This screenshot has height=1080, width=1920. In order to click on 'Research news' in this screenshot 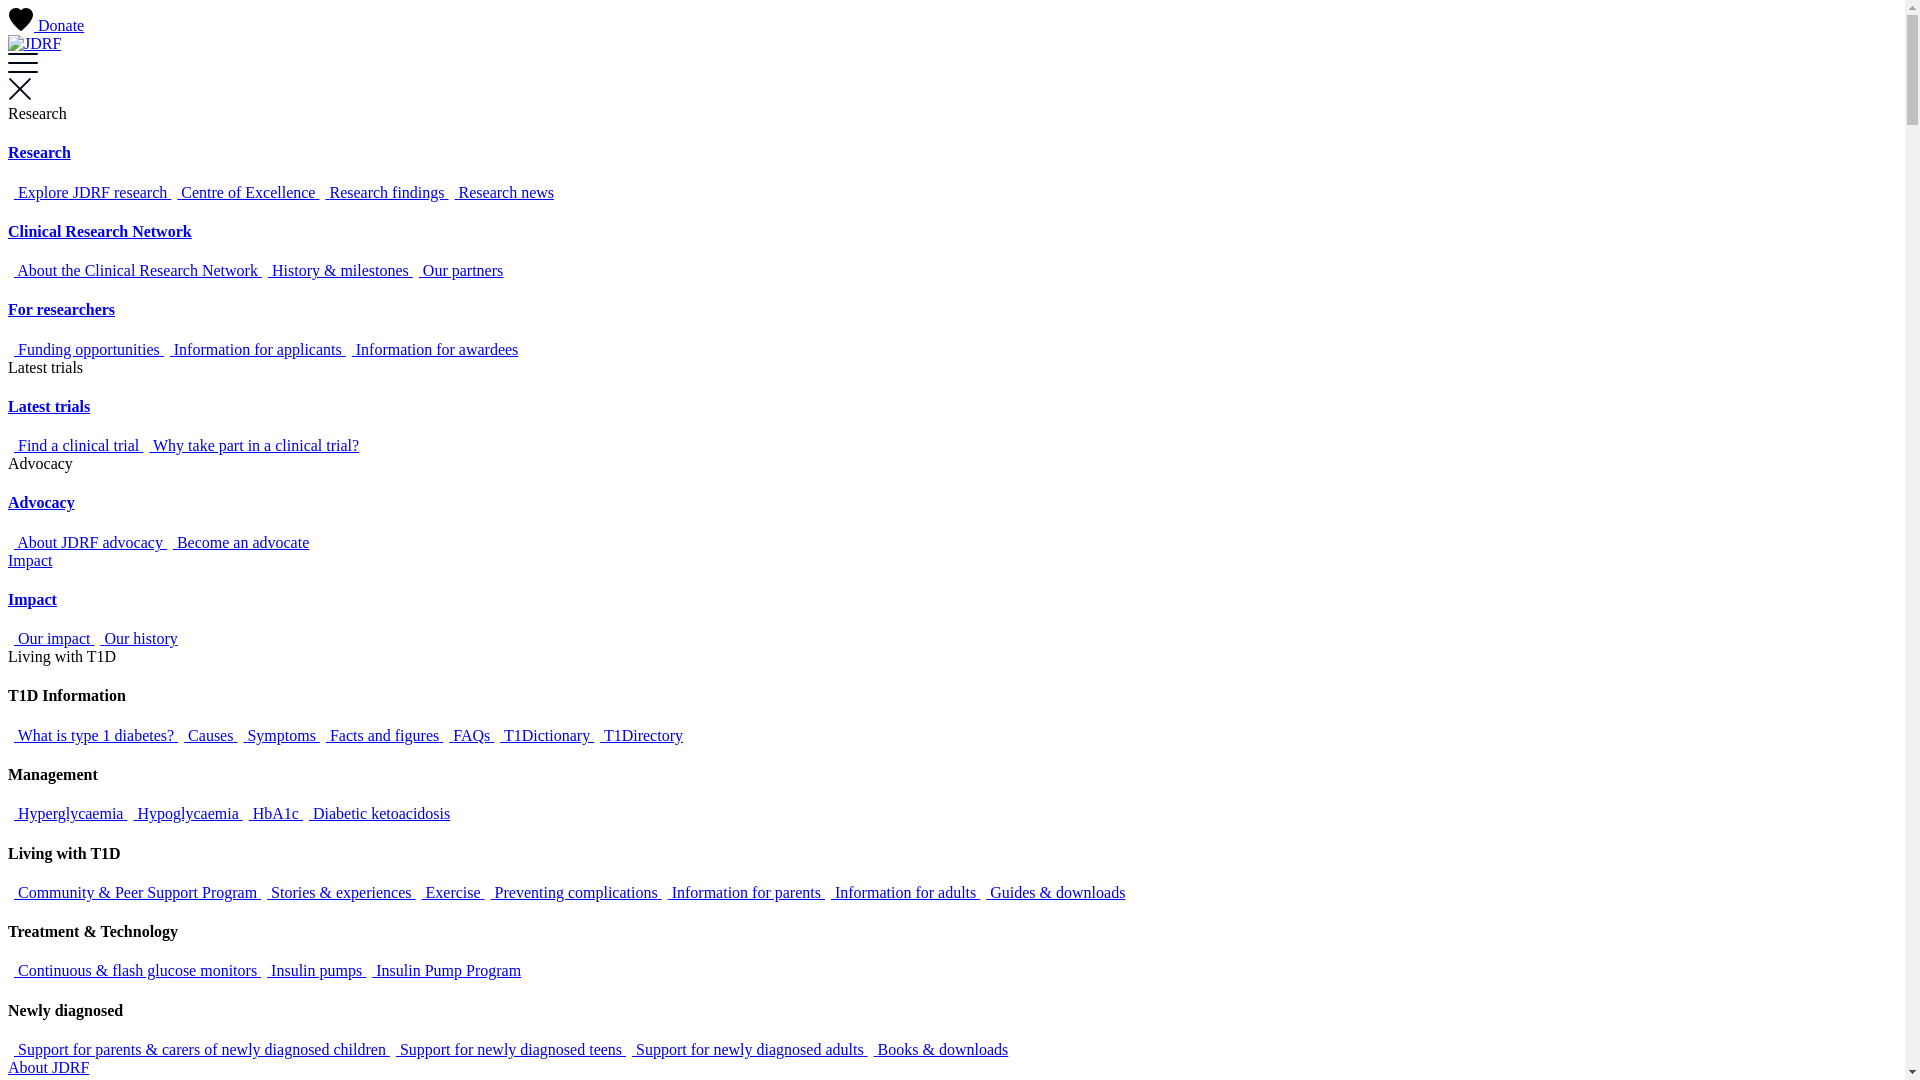, I will do `click(502, 192)`.